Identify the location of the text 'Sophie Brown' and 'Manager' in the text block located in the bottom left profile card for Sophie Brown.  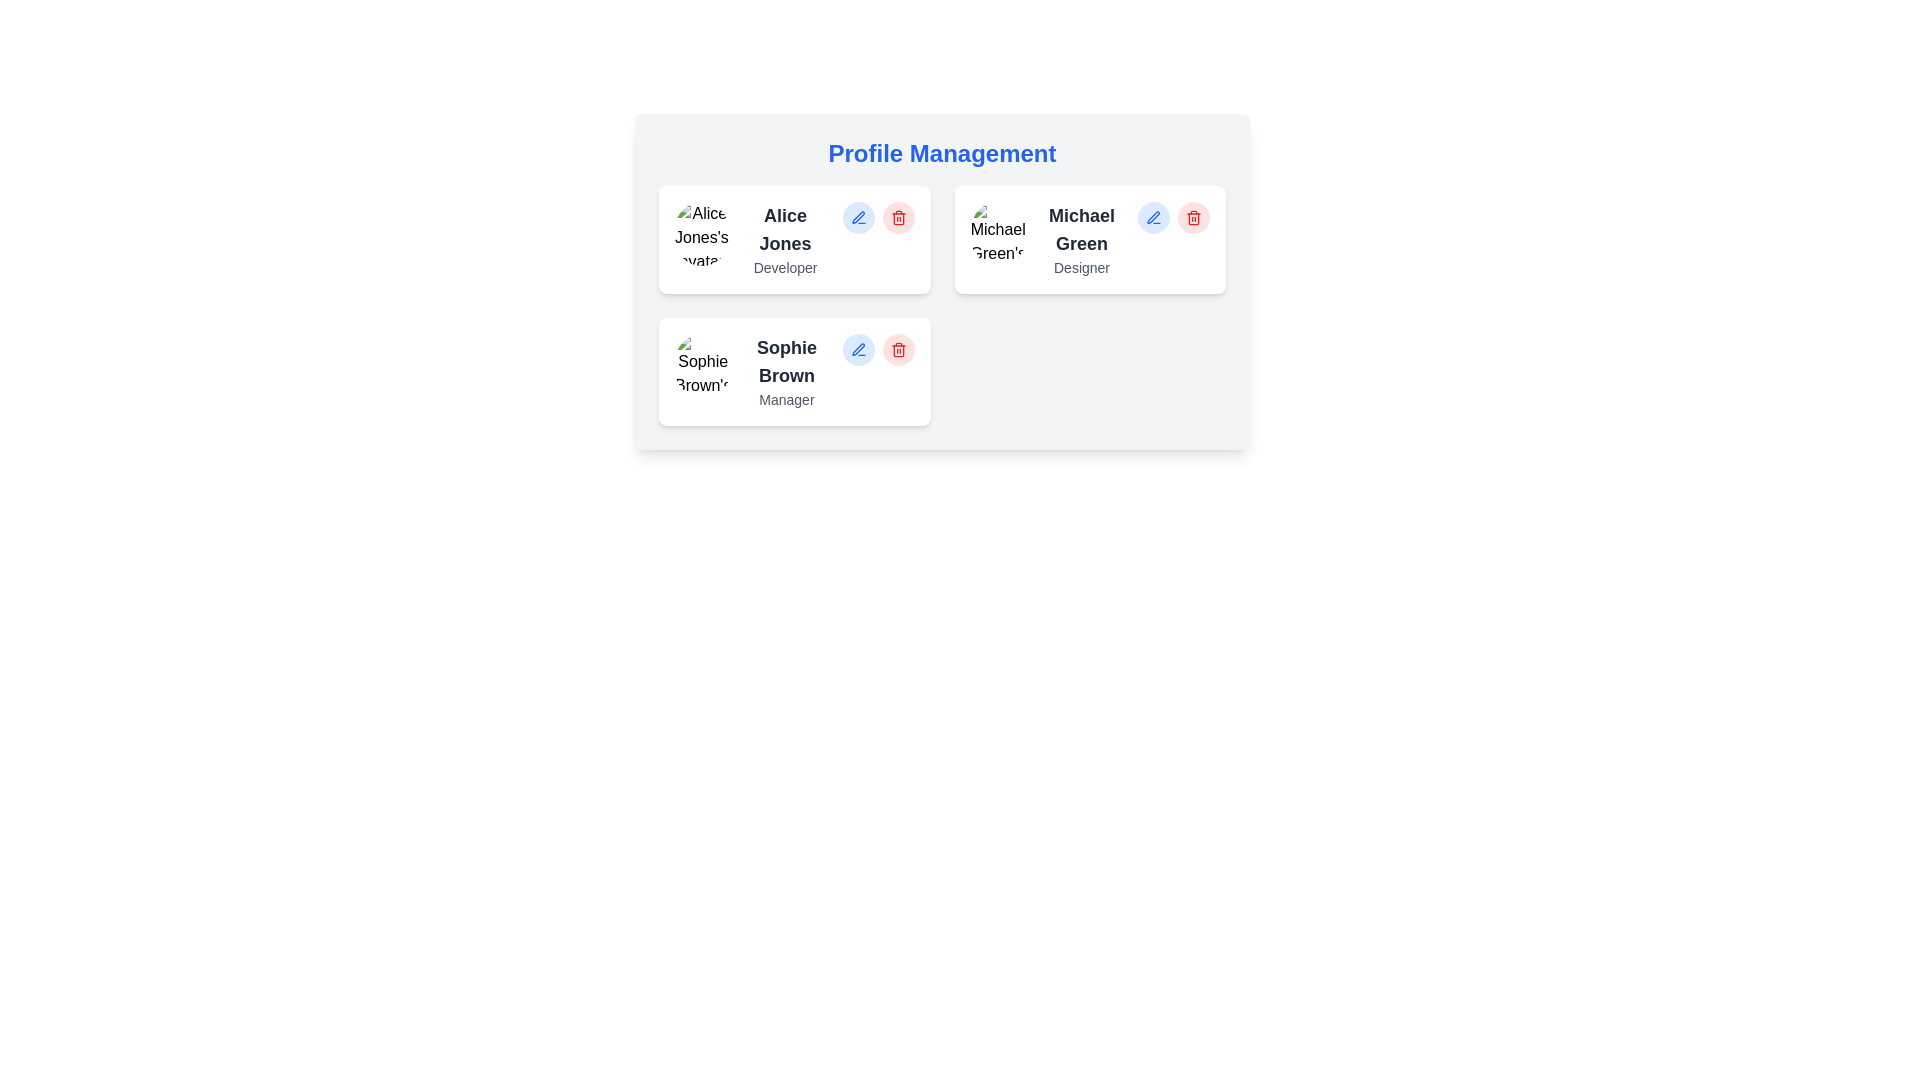
(786, 371).